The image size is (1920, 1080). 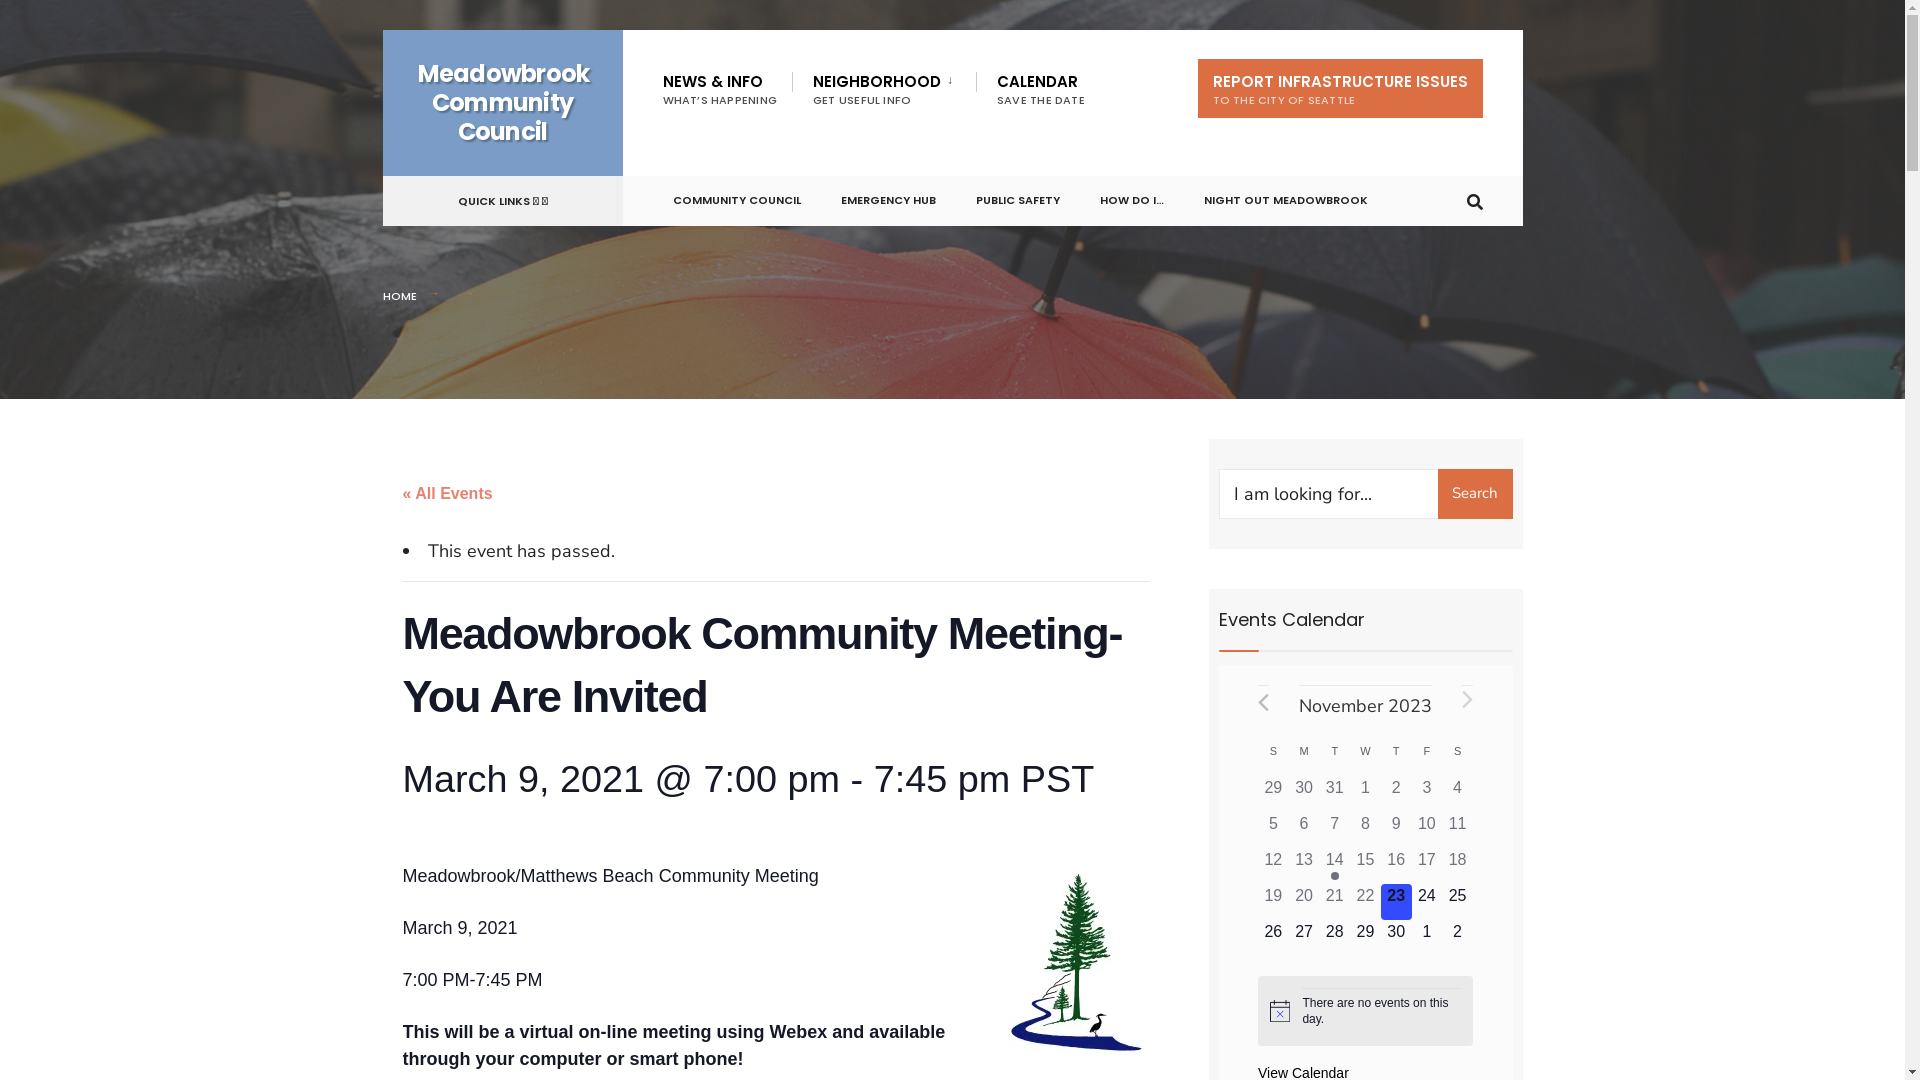 I want to click on '0 events,, so click(x=1334, y=793).